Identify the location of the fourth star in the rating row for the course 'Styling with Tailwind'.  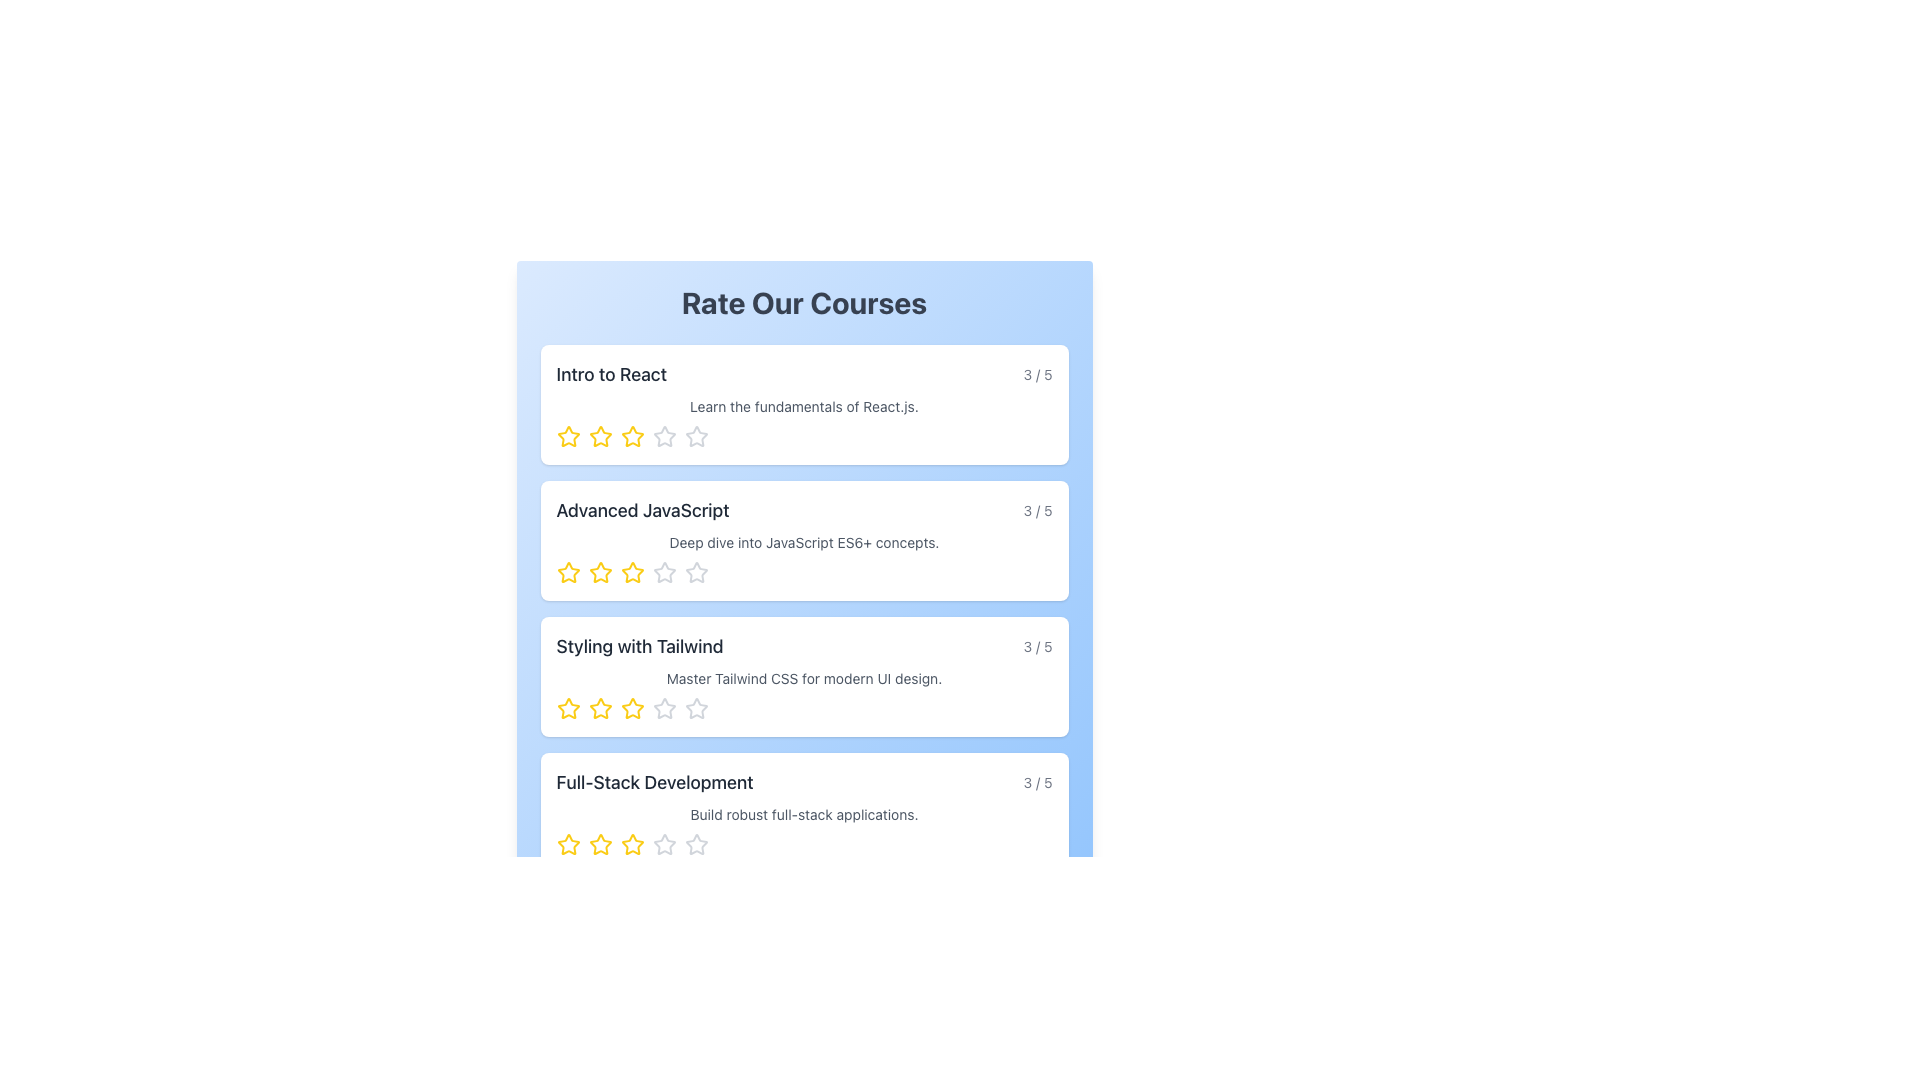
(664, 707).